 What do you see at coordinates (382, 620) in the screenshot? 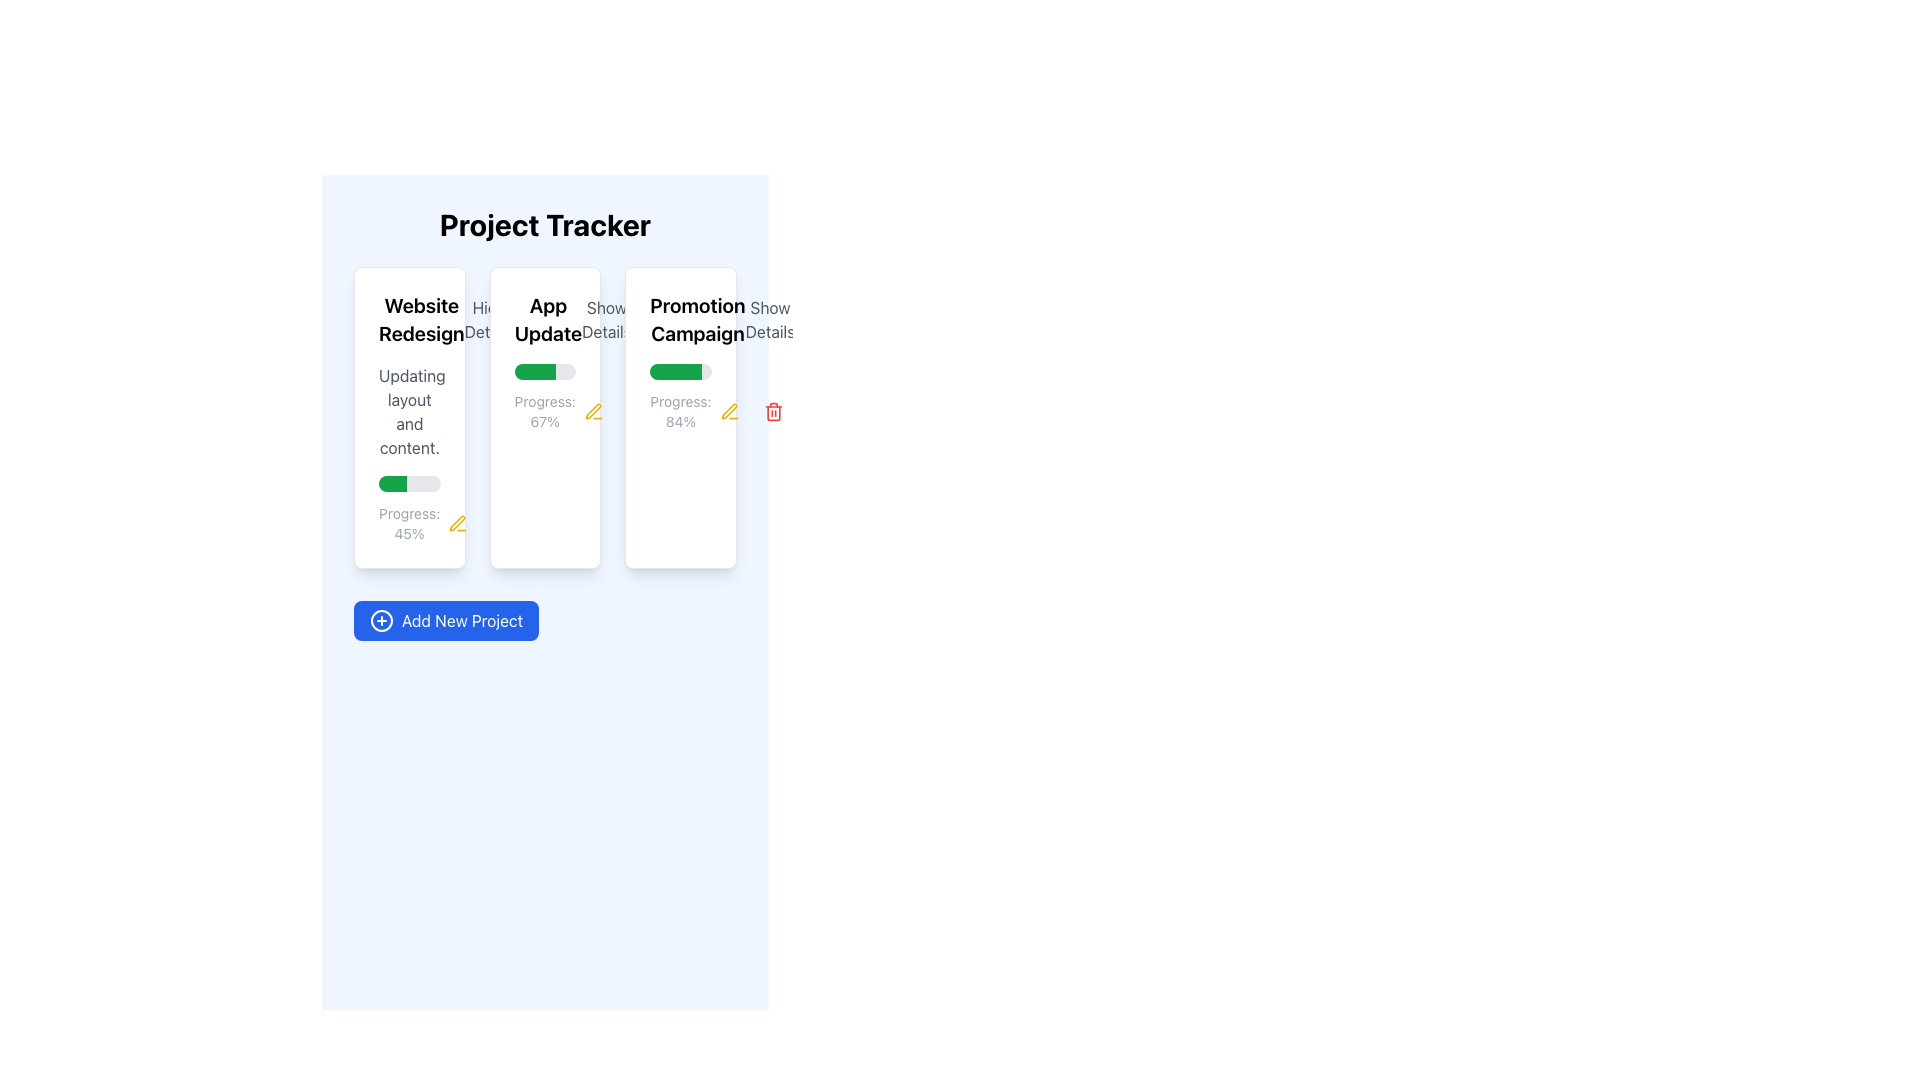
I see `the Circle component of the SVG icon representing the 'plus' part of the 'Add New Project' button` at bounding box center [382, 620].